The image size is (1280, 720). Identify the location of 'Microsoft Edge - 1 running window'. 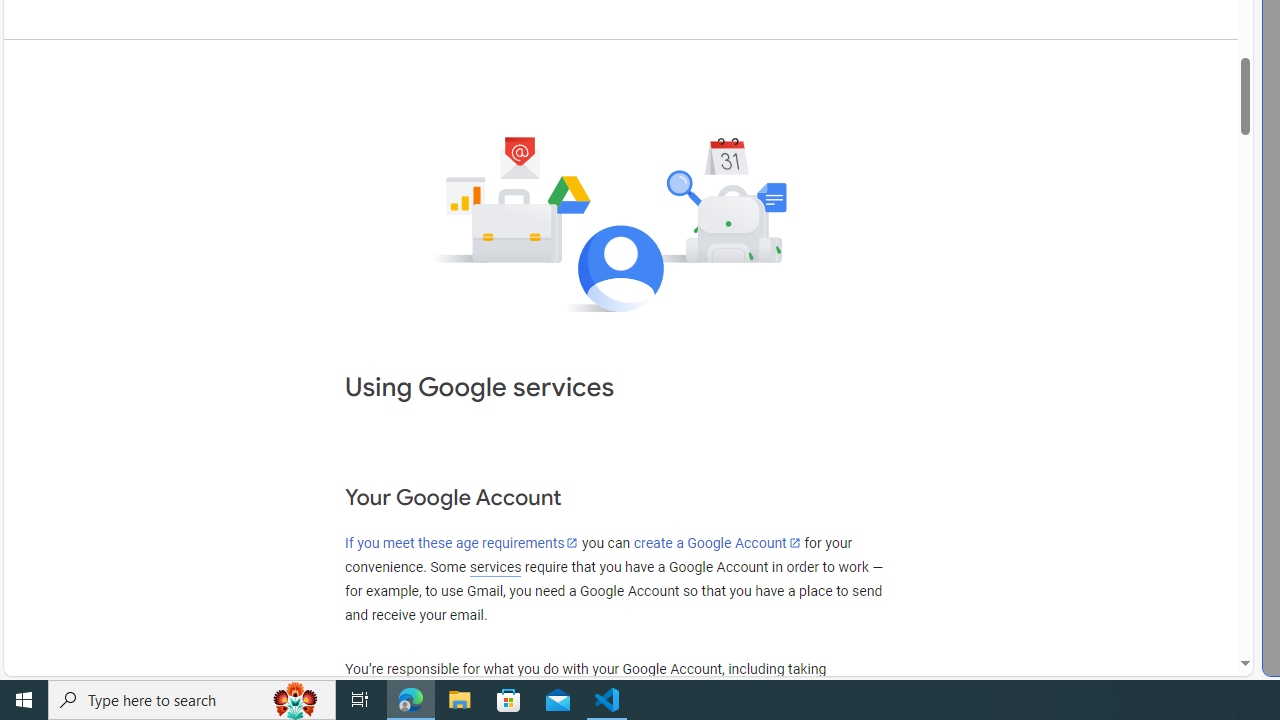
(410, 698).